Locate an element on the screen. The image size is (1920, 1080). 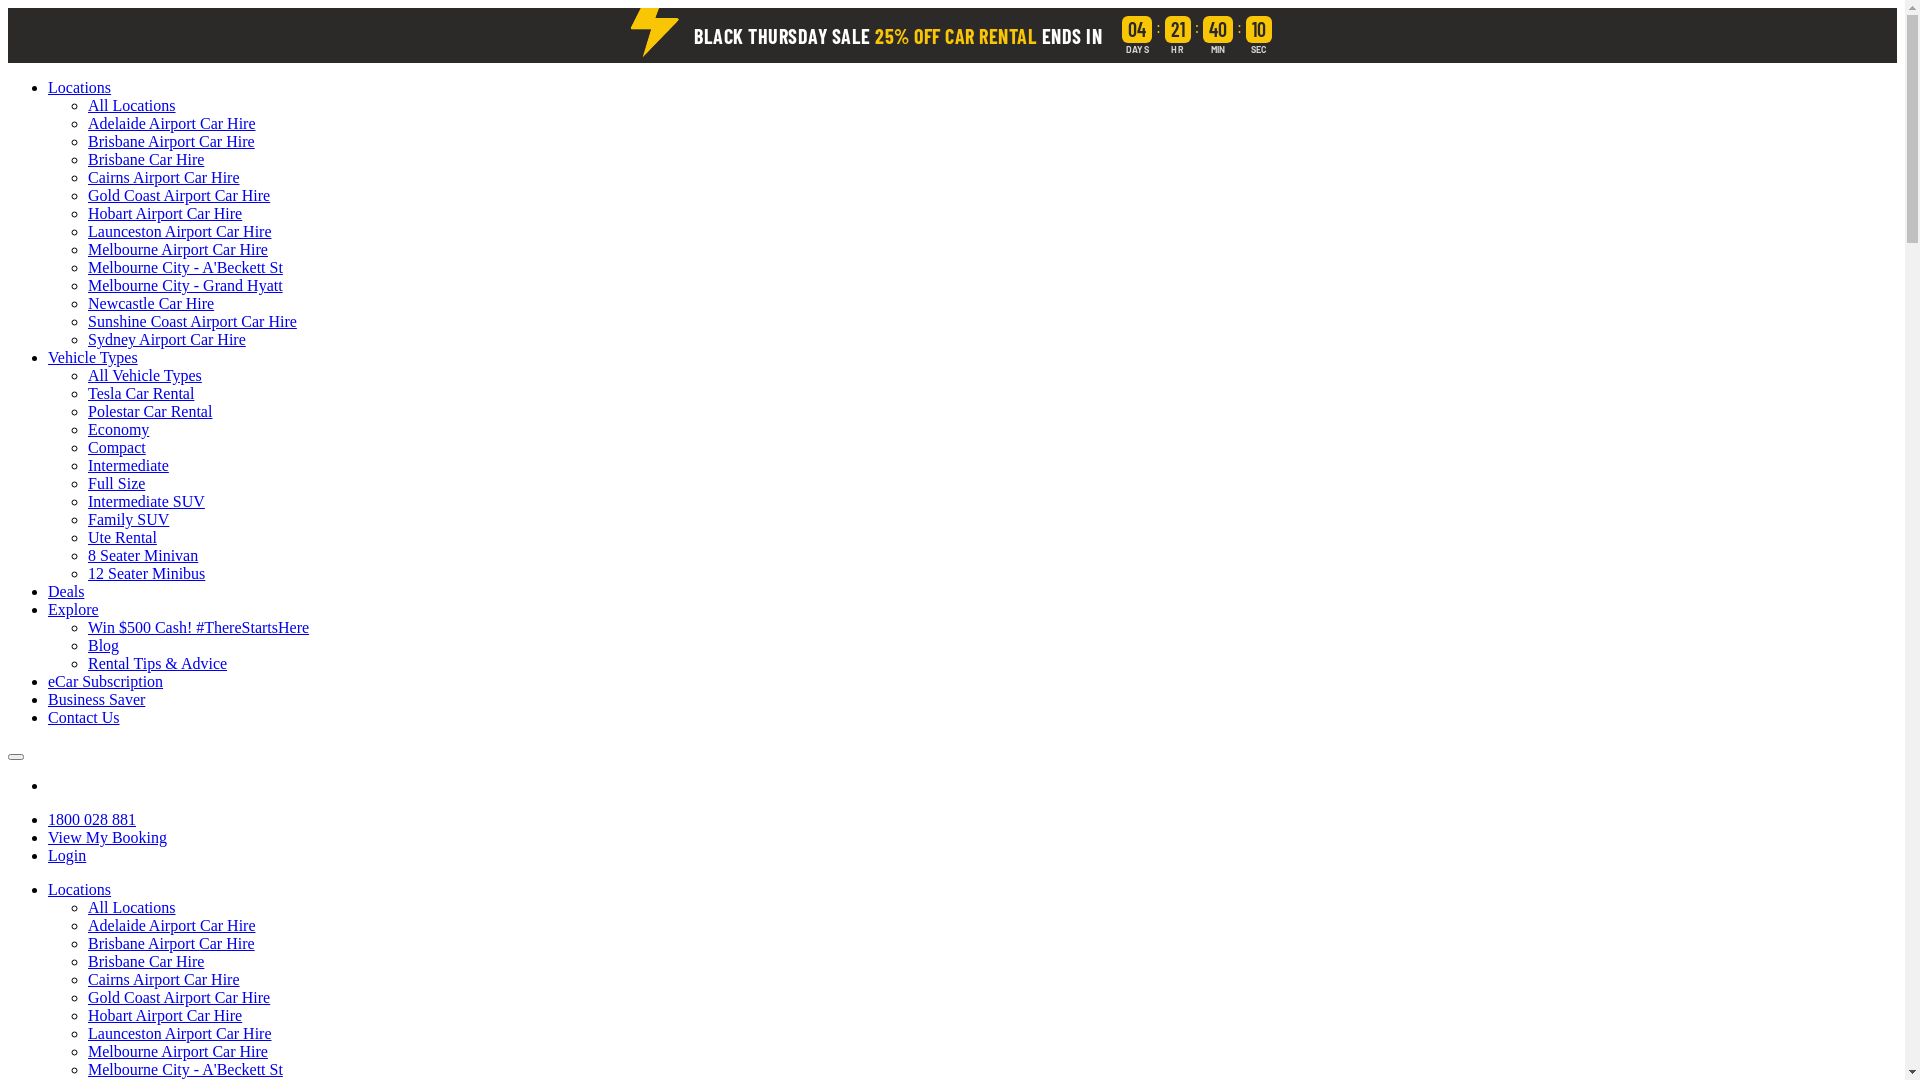
'Brisbane Airport Car Hire' is located at coordinates (171, 943).